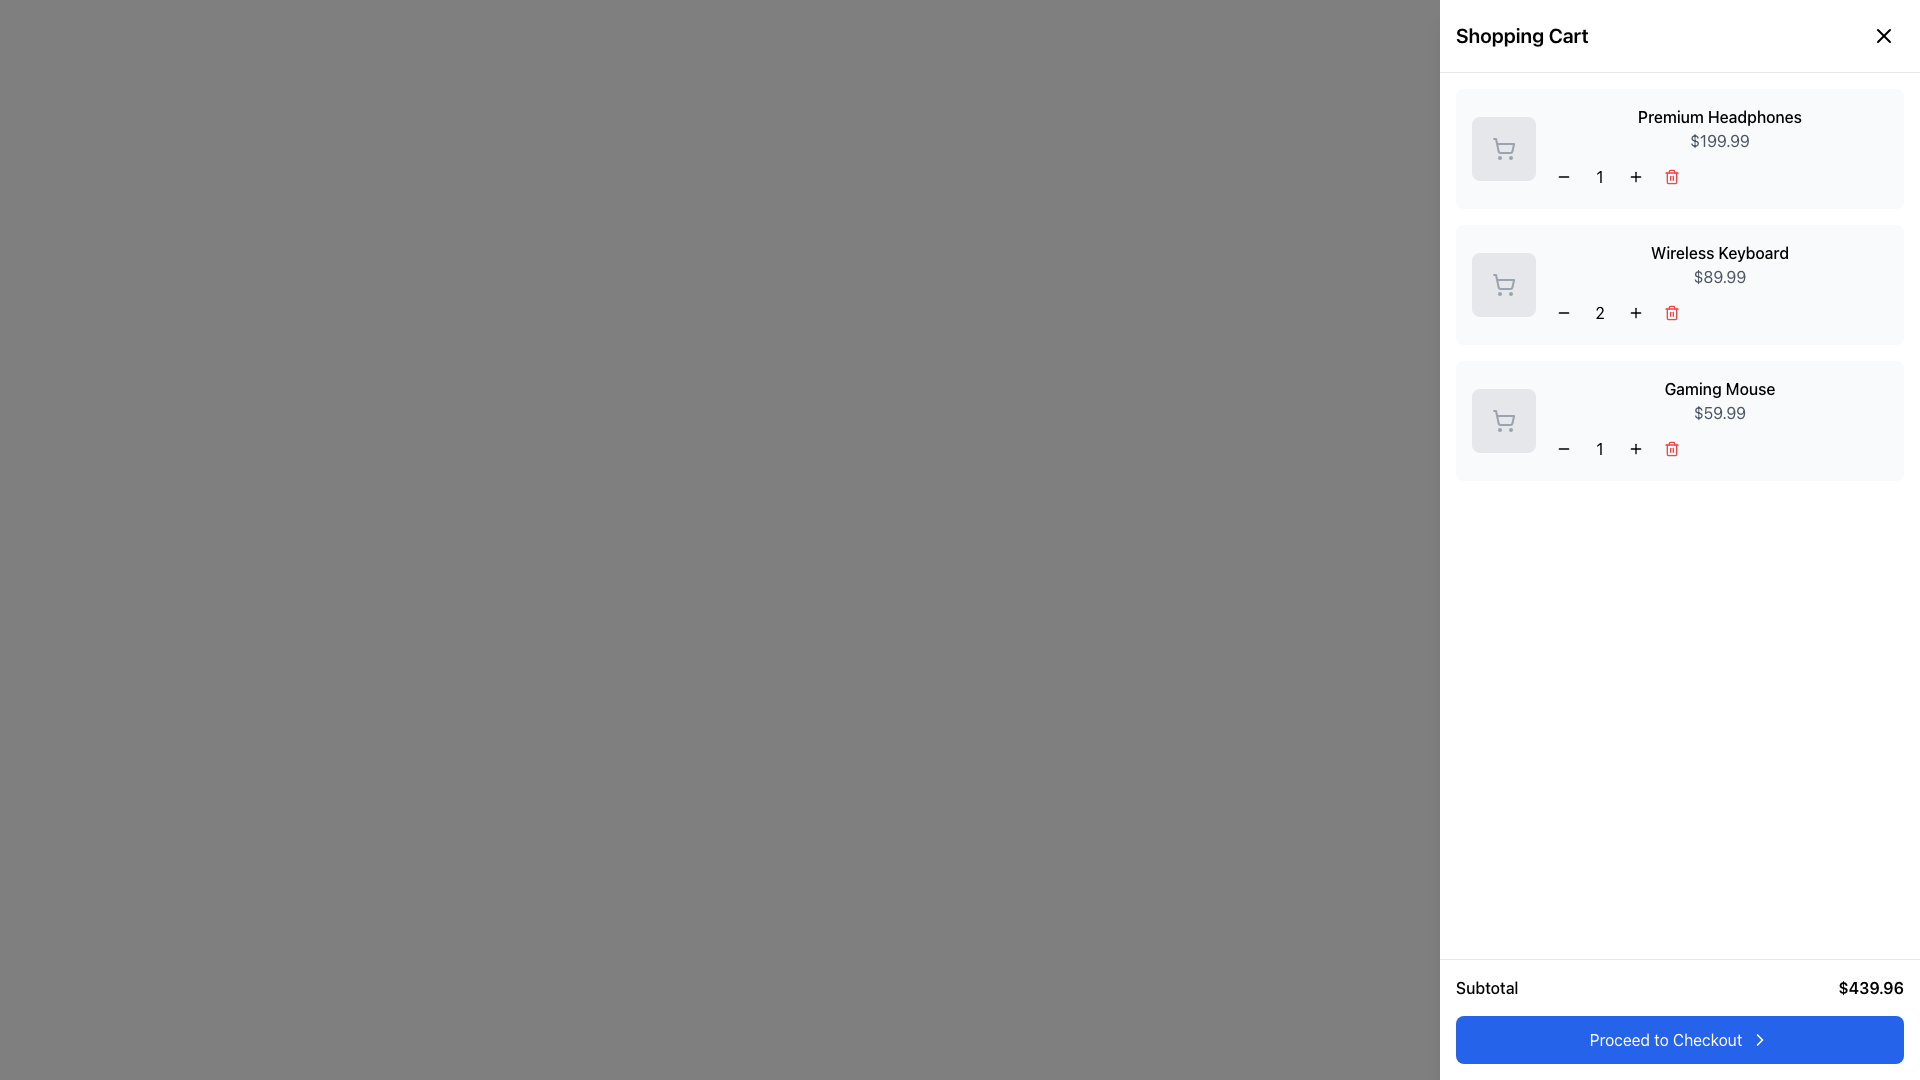 Image resolution: width=1920 pixels, height=1080 pixels. I want to click on the circular gray button with a plus sign icon, located to the right of the numeric quantity indicator for the 'Gaming Mouse' item in the shopping cart, so click(1636, 447).